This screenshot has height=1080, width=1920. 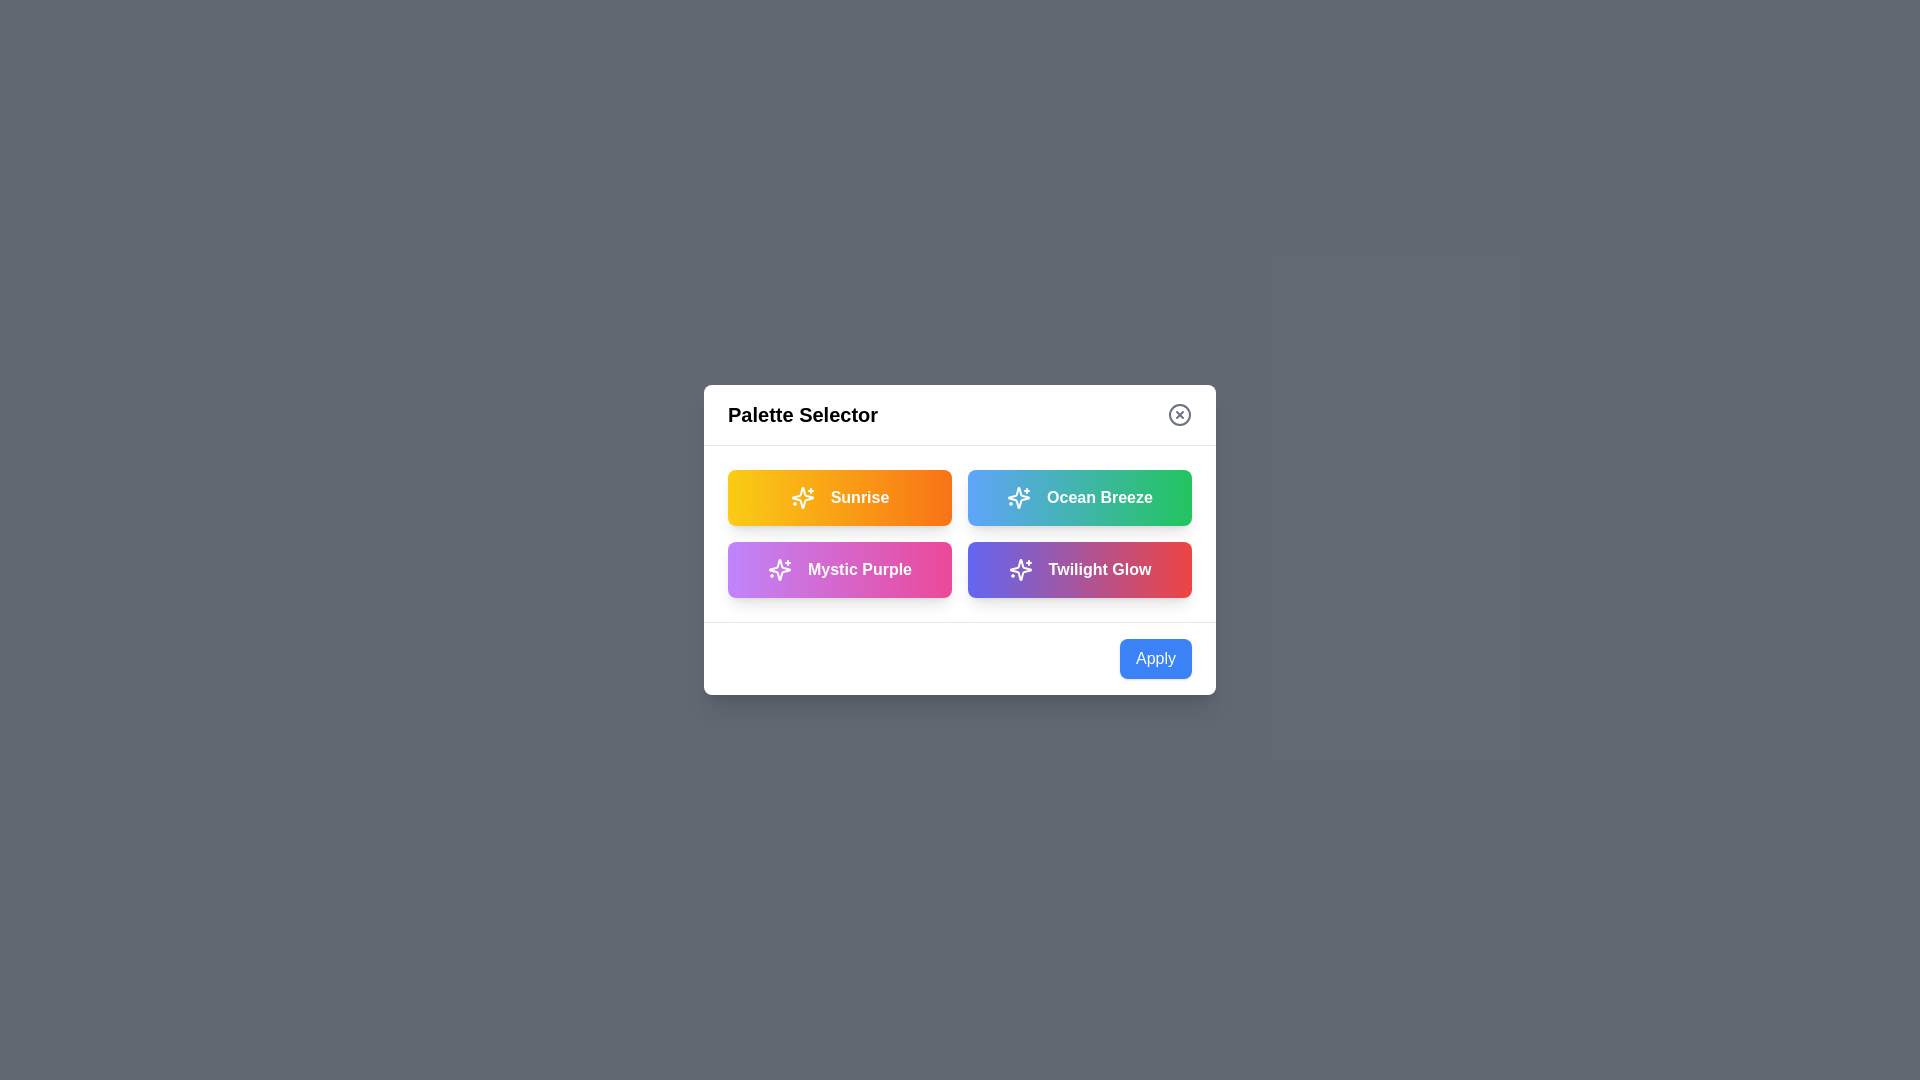 What do you see at coordinates (1079, 570) in the screenshot?
I see `the palette card labeled Twilight Glow to select it` at bounding box center [1079, 570].